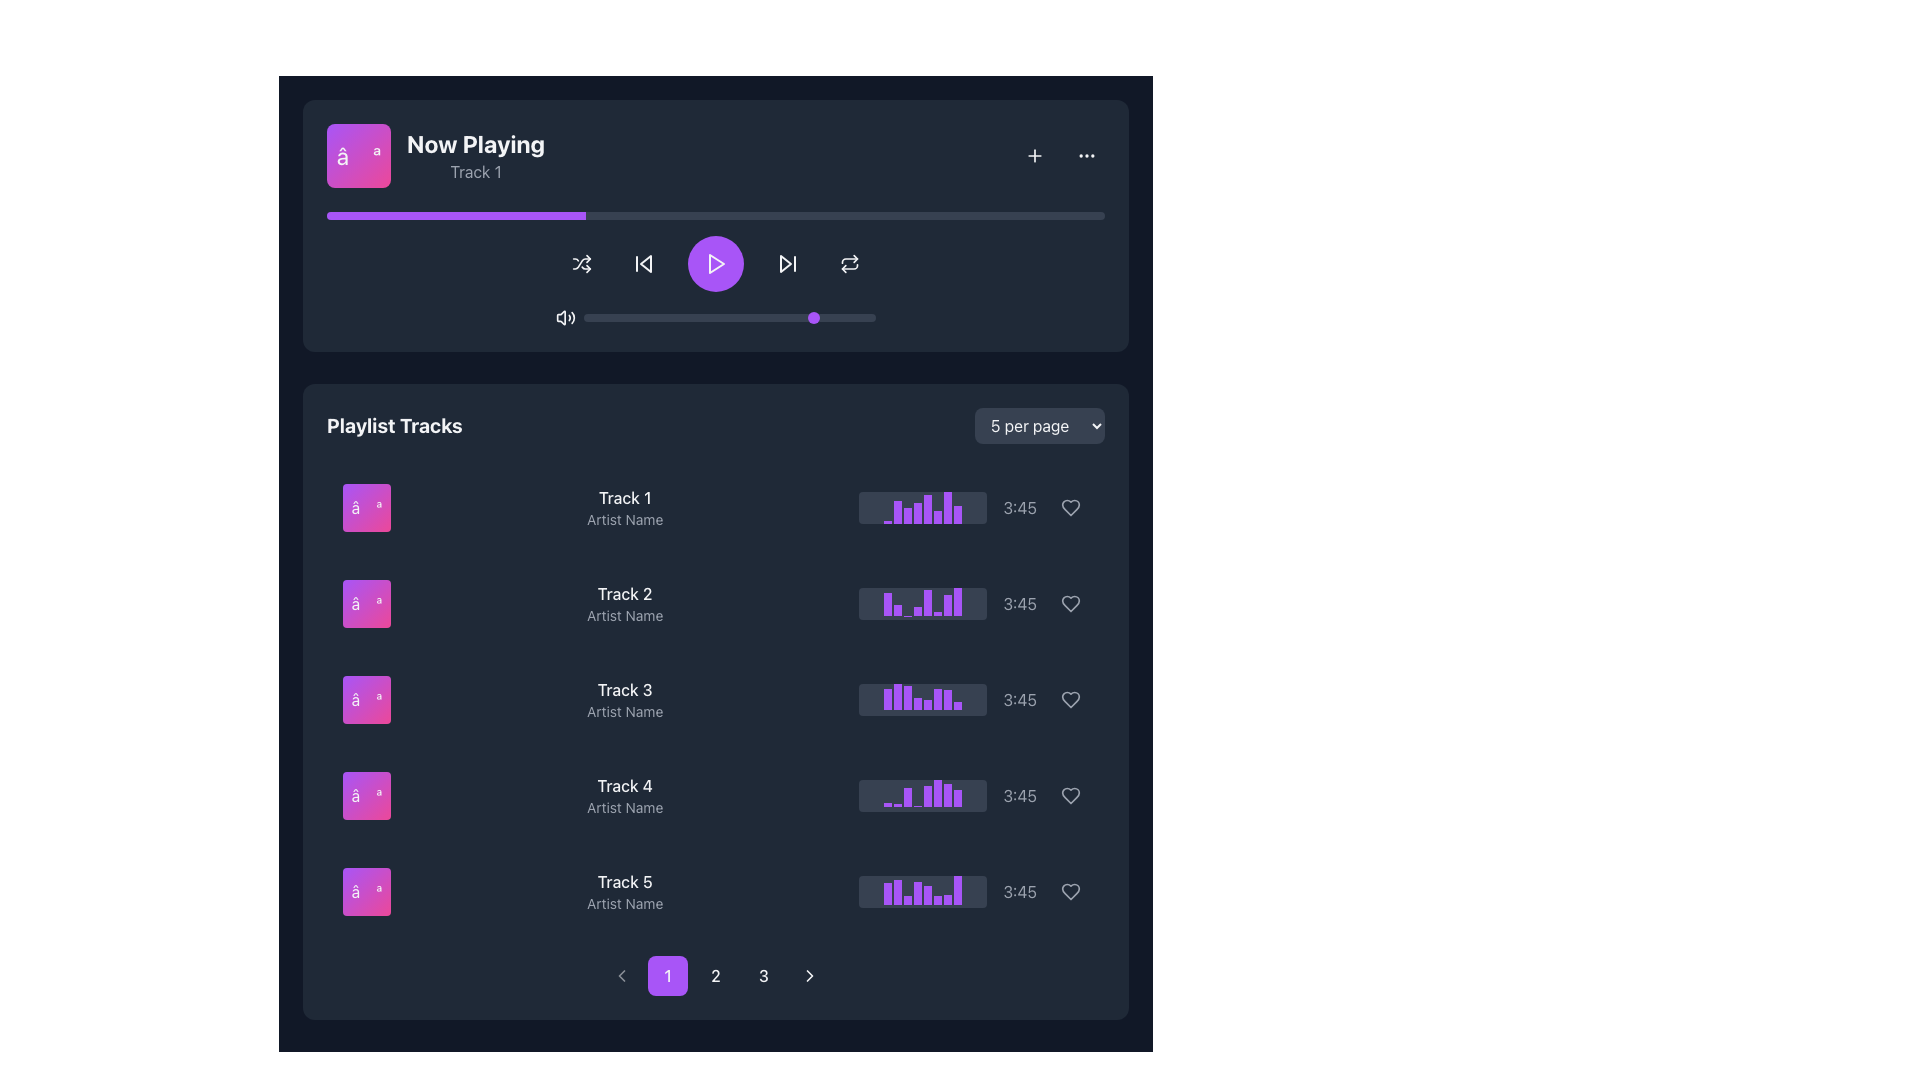 The height and width of the screenshot is (1080, 1920). I want to click on the graphical visualization bar, which is the third vertical bar from the left in a horizontal group, indicating the progress of the associated song track, so click(907, 514).